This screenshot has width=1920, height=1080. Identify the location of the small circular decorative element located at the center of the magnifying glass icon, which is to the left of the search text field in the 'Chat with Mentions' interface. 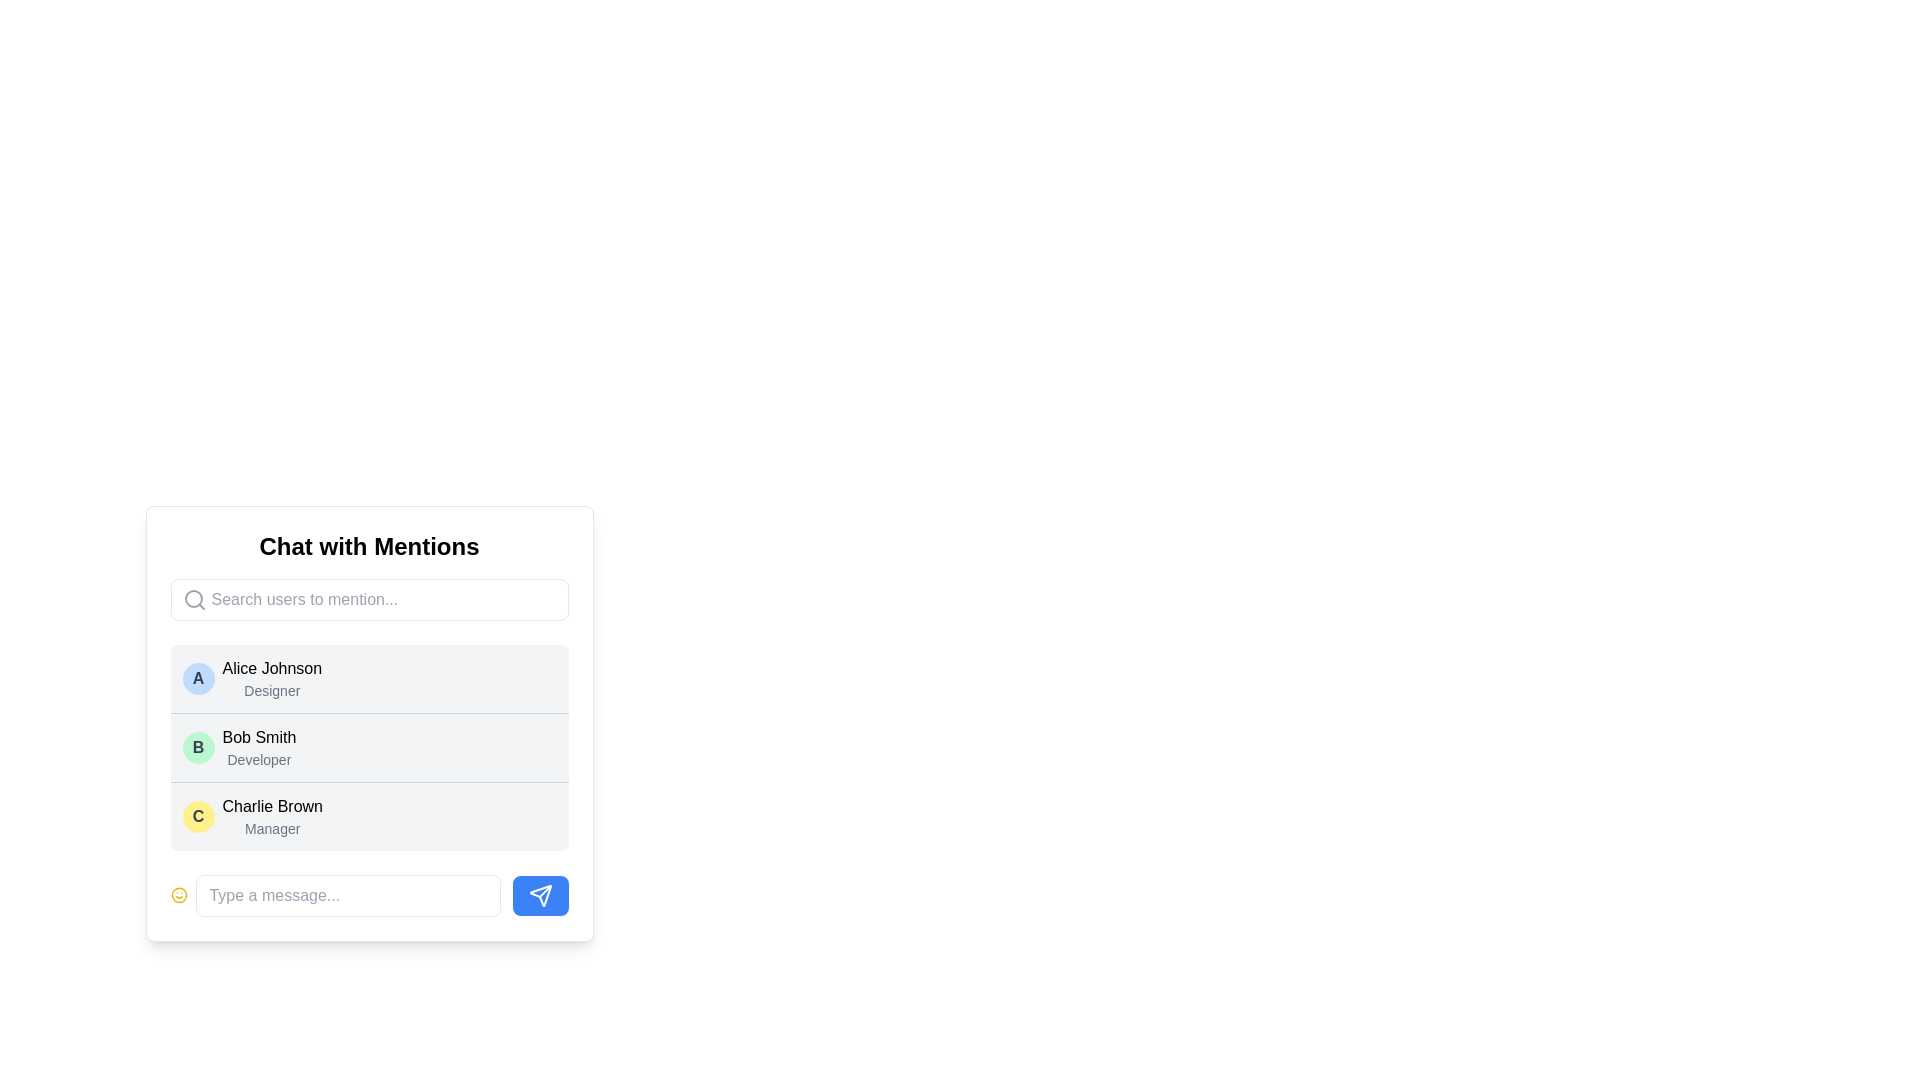
(193, 597).